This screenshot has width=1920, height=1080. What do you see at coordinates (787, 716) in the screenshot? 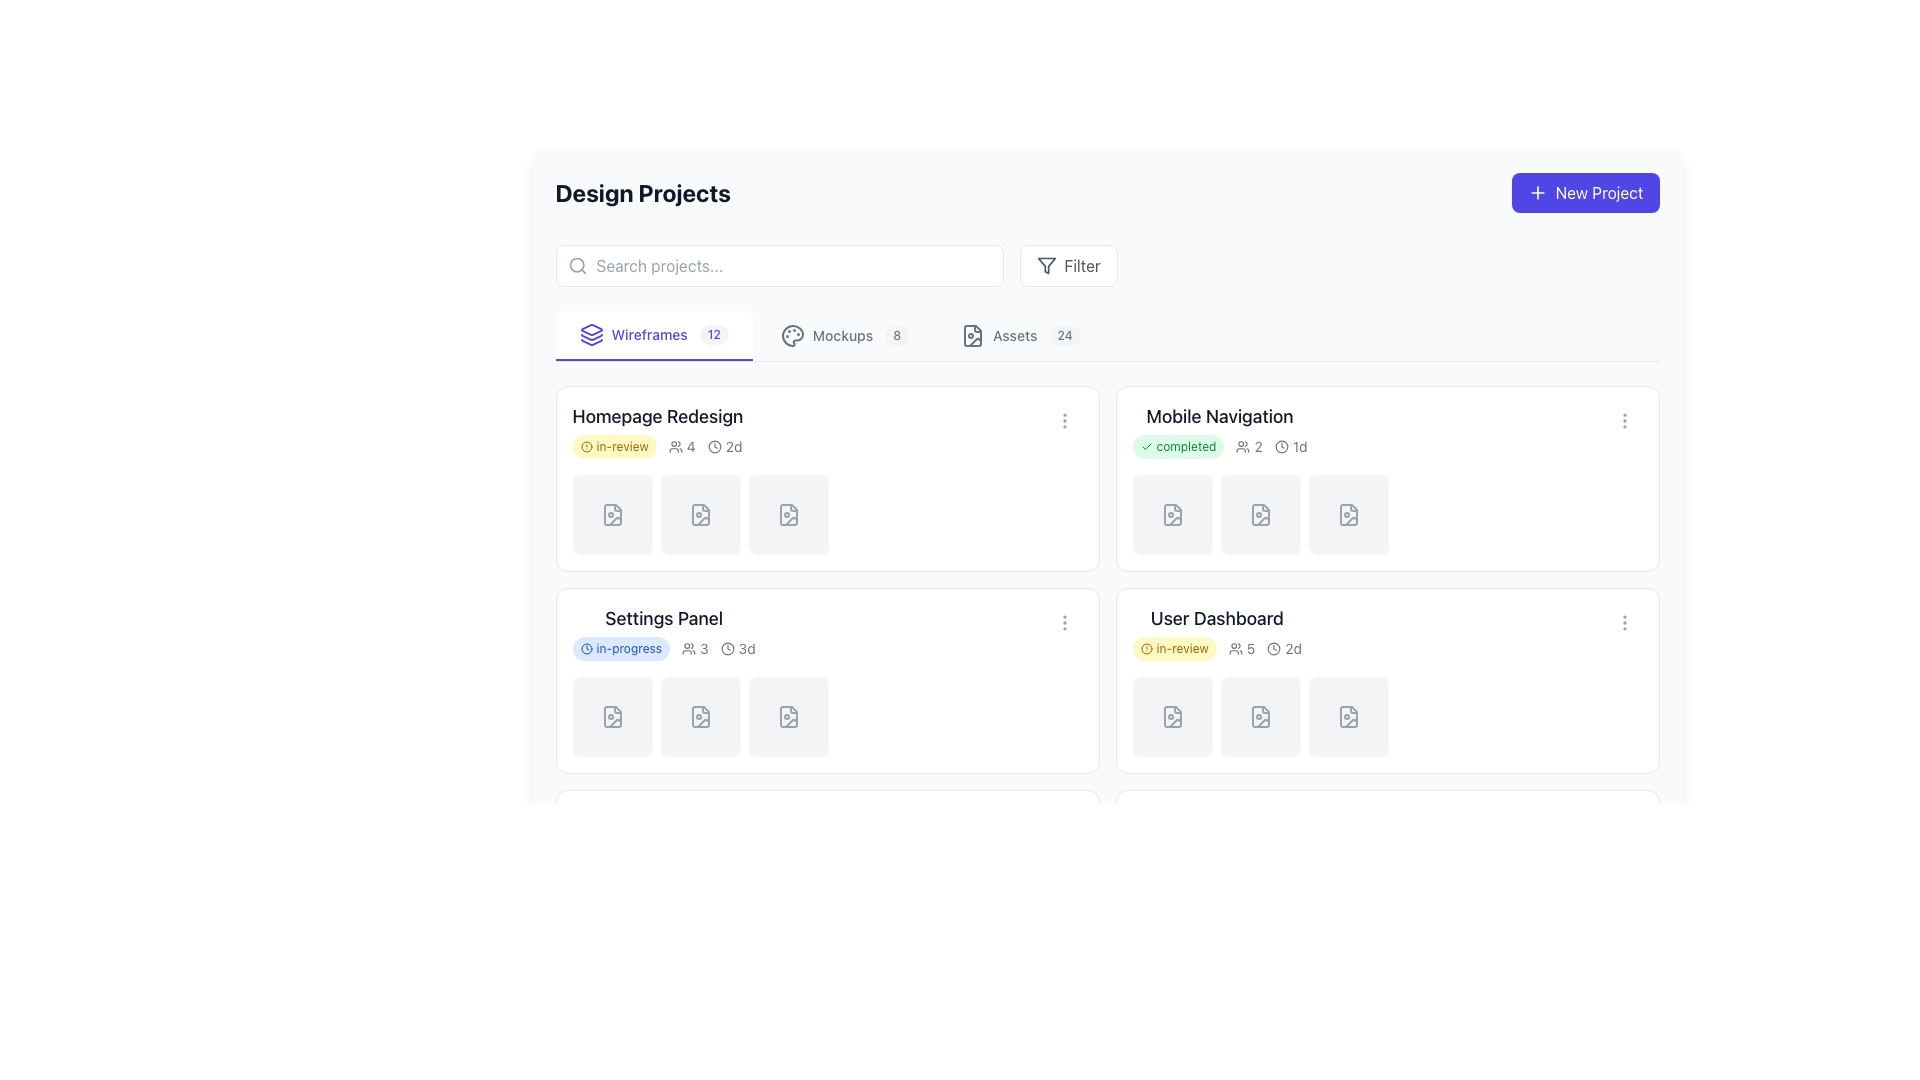
I see `the SVG graphic icon resembling a document with an image embedded in it located in the 'Settings Panel' section, which is the third item in a row of icons` at bounding box center [787, 716].